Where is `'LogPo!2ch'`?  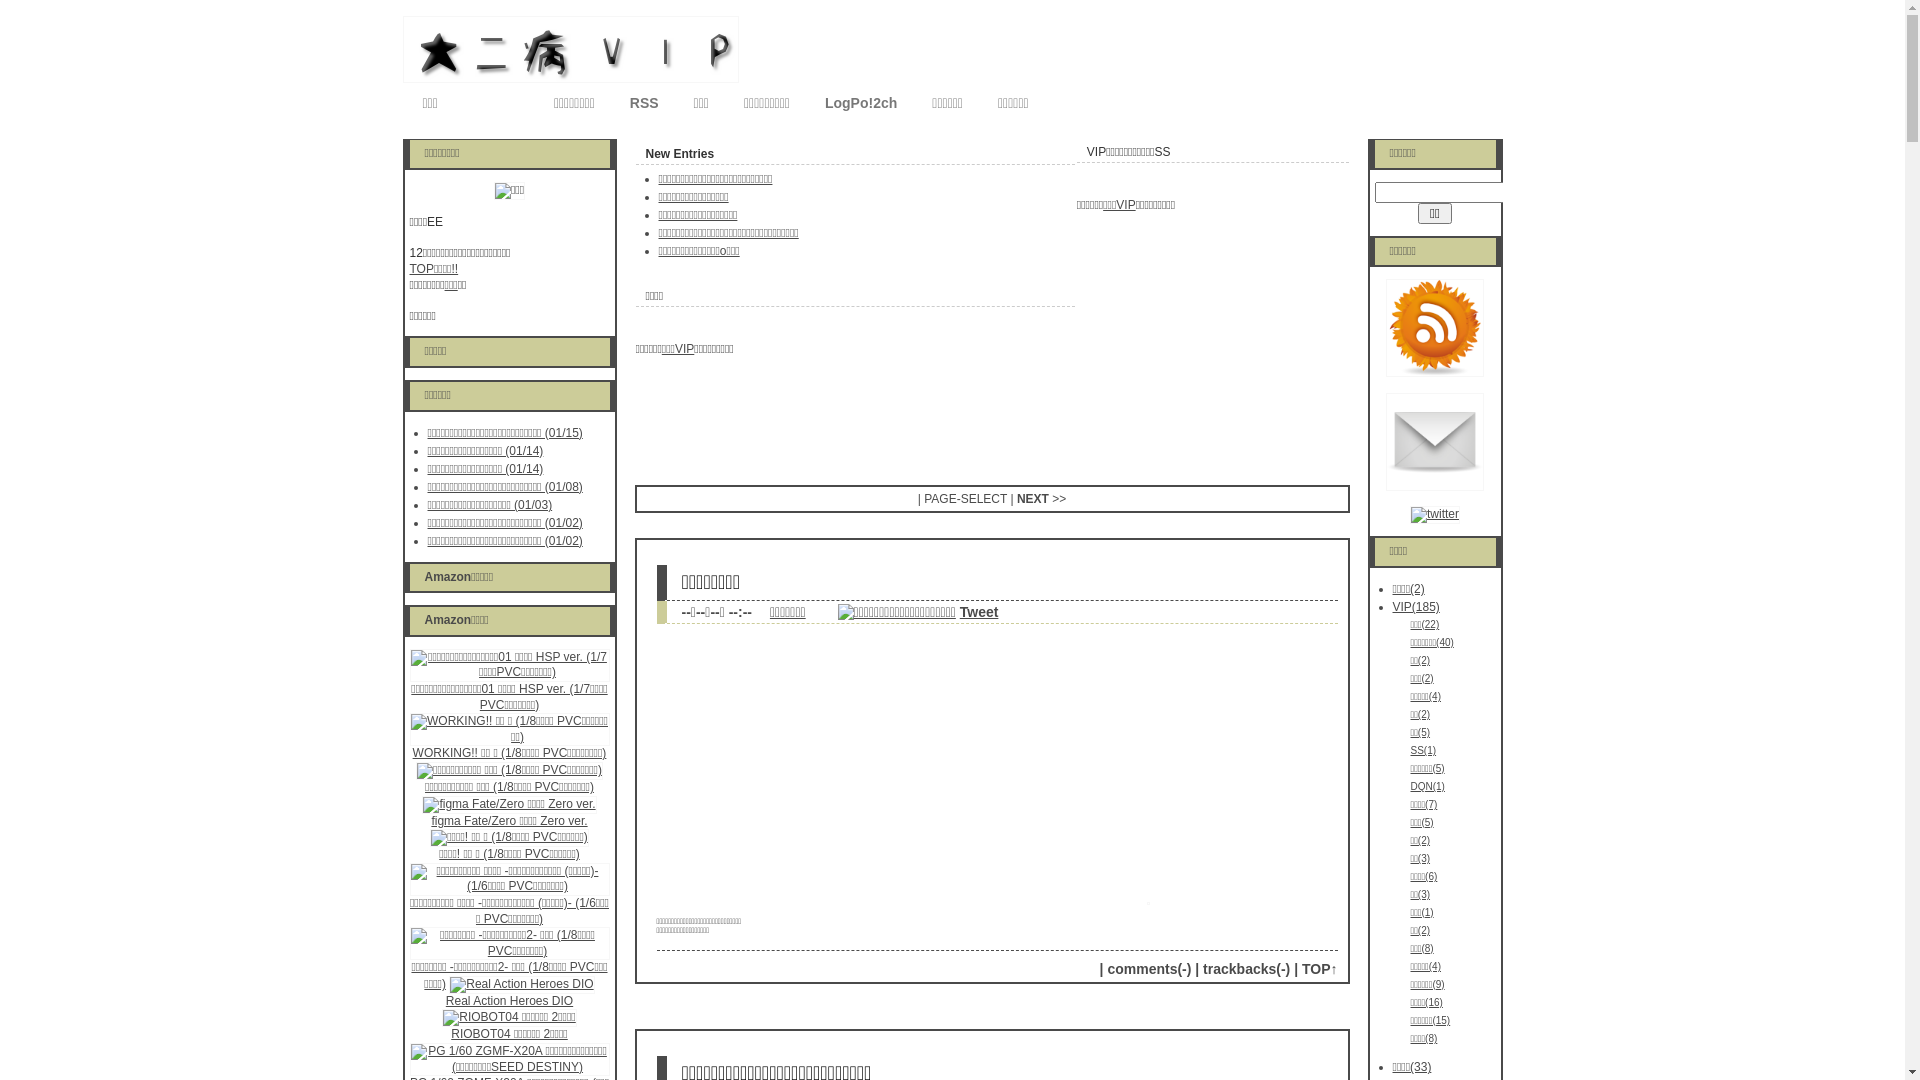 'LogPo!2ch' is located at coordinates (860, 106).